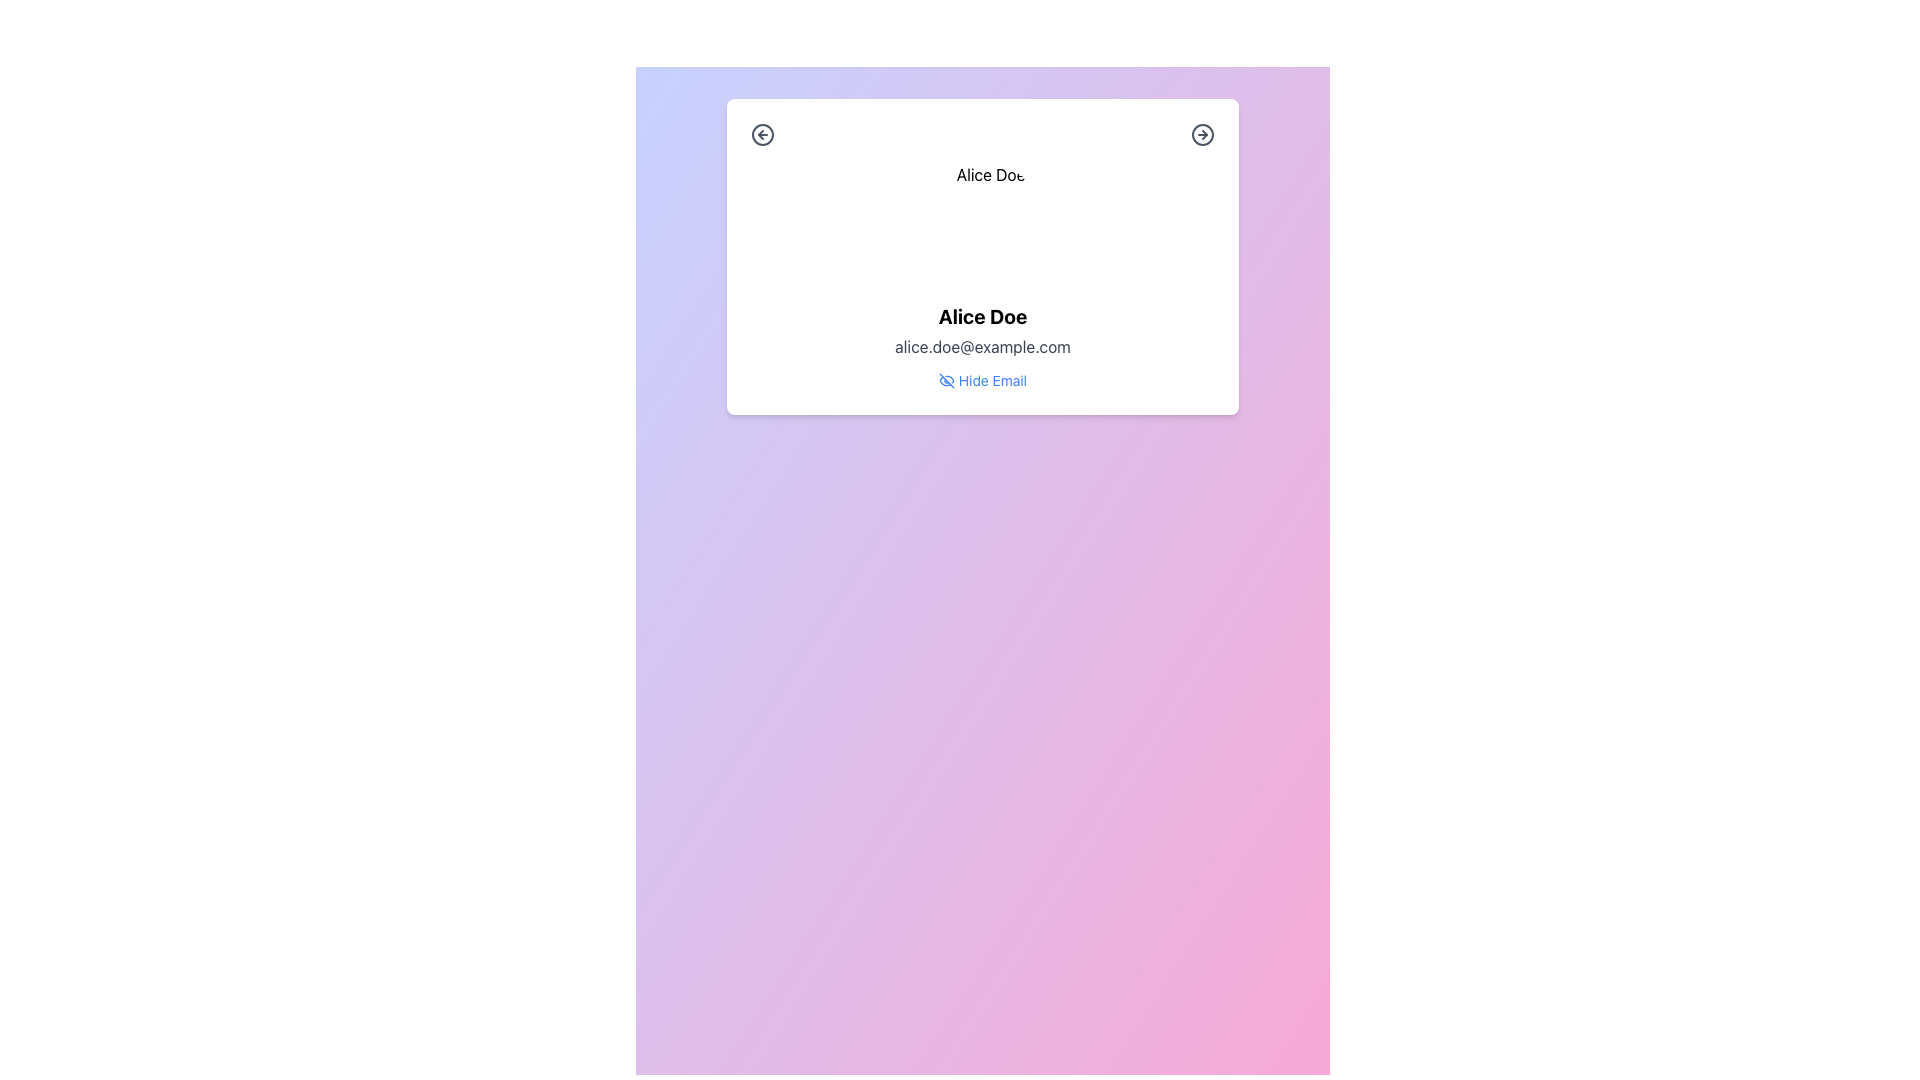  Describe the element at coordinates (983, 277) in the screenshot. I see `the circular image of the Profile Card, which displays the user's profile picture, located at the center of the element` at that location.